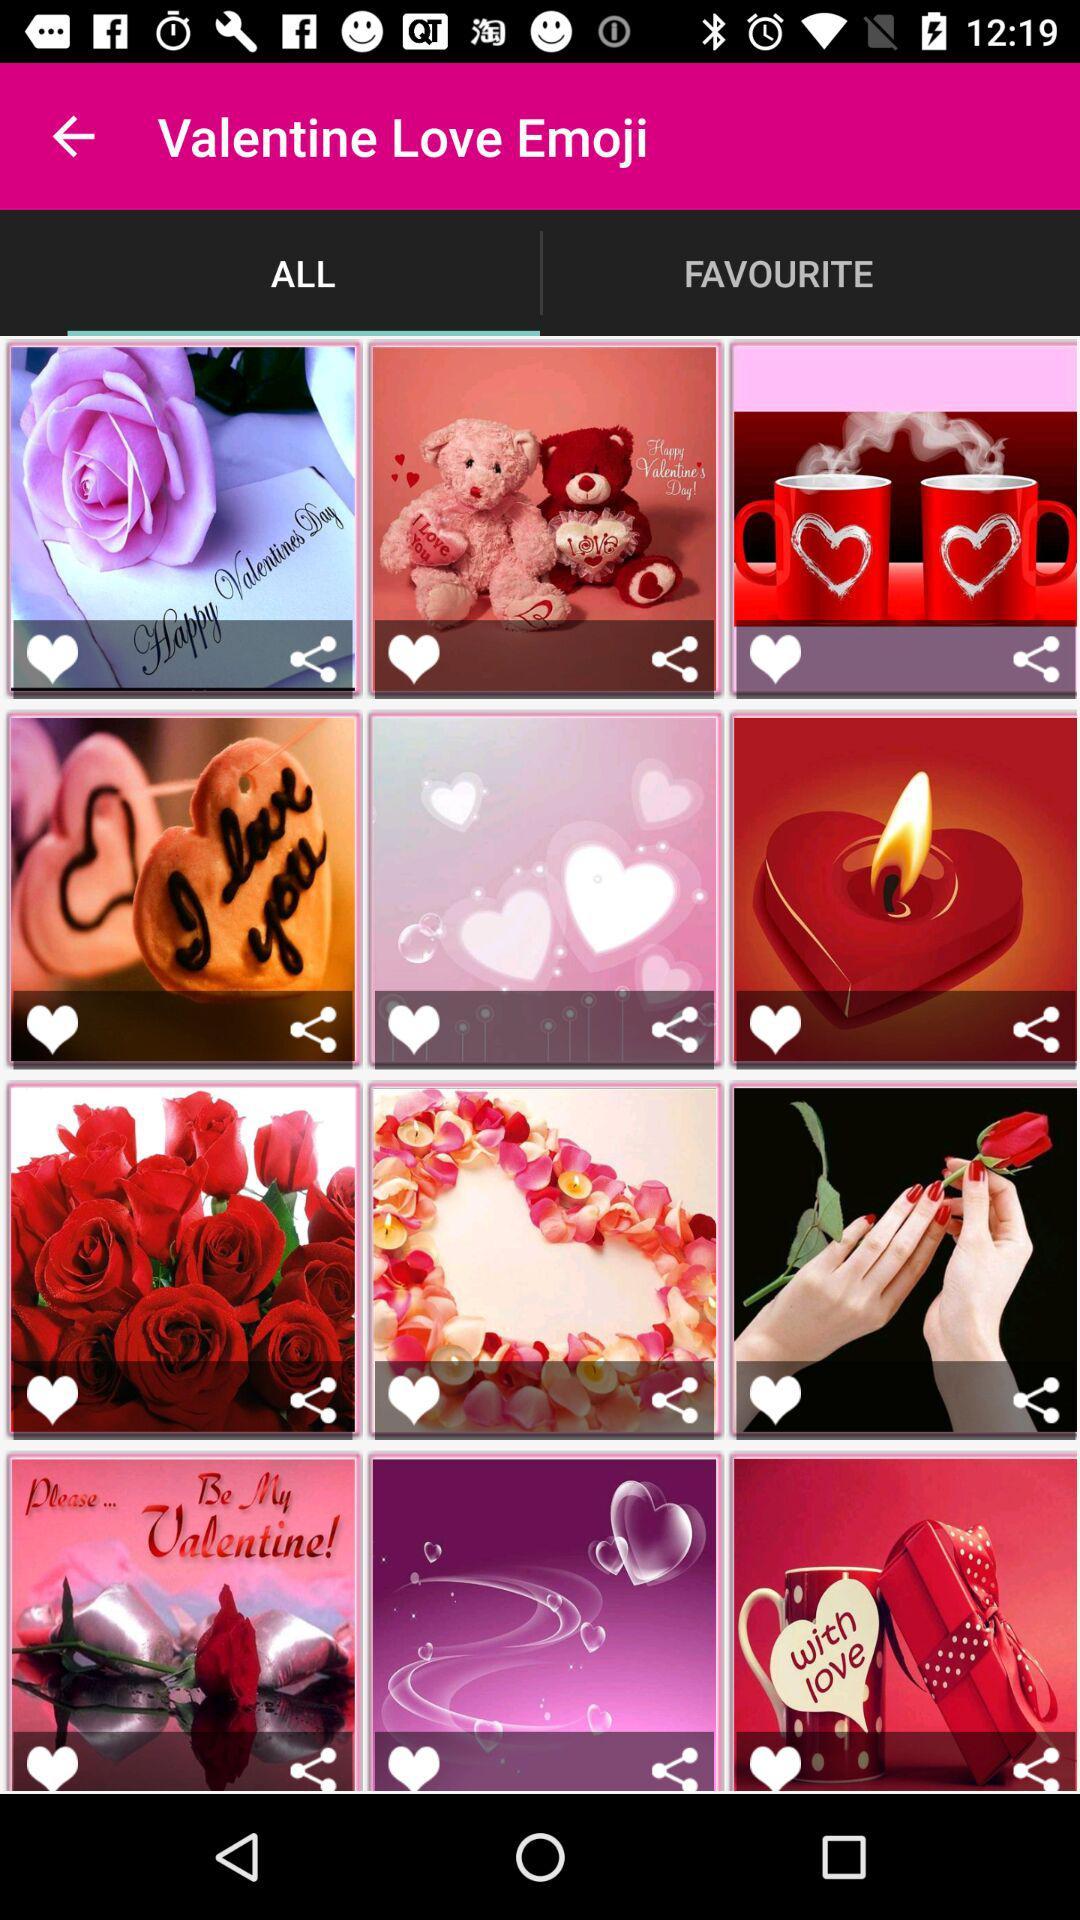 The width and height of the screenshot is (1080, 1920). I want to click on share option, so click(313, 1768).